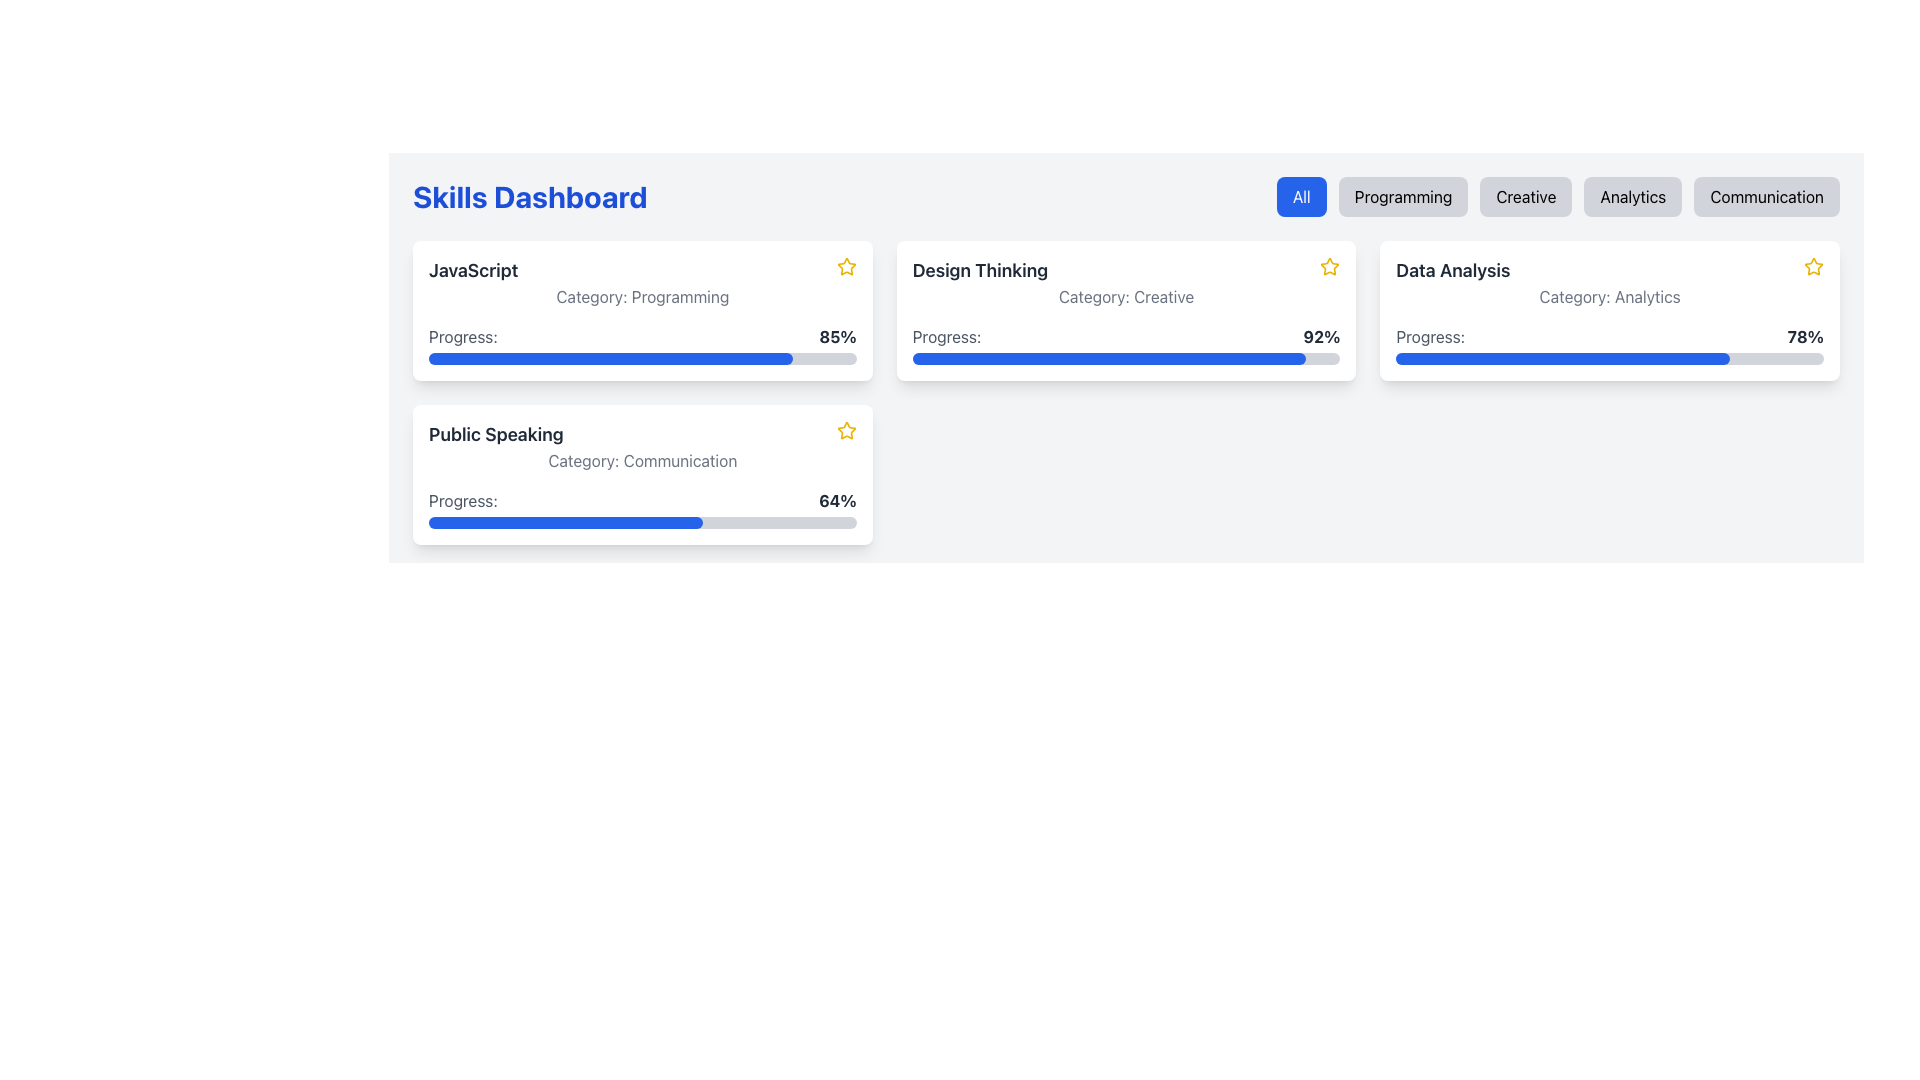 Image resolution: width=1920 pixels, height=1080 pixels. I want to click on the 'Progress:' text label located in the top-right card of the skills dashboard interface, above the progress bar and to the left of the percentage value '92%, so click(945, 335).